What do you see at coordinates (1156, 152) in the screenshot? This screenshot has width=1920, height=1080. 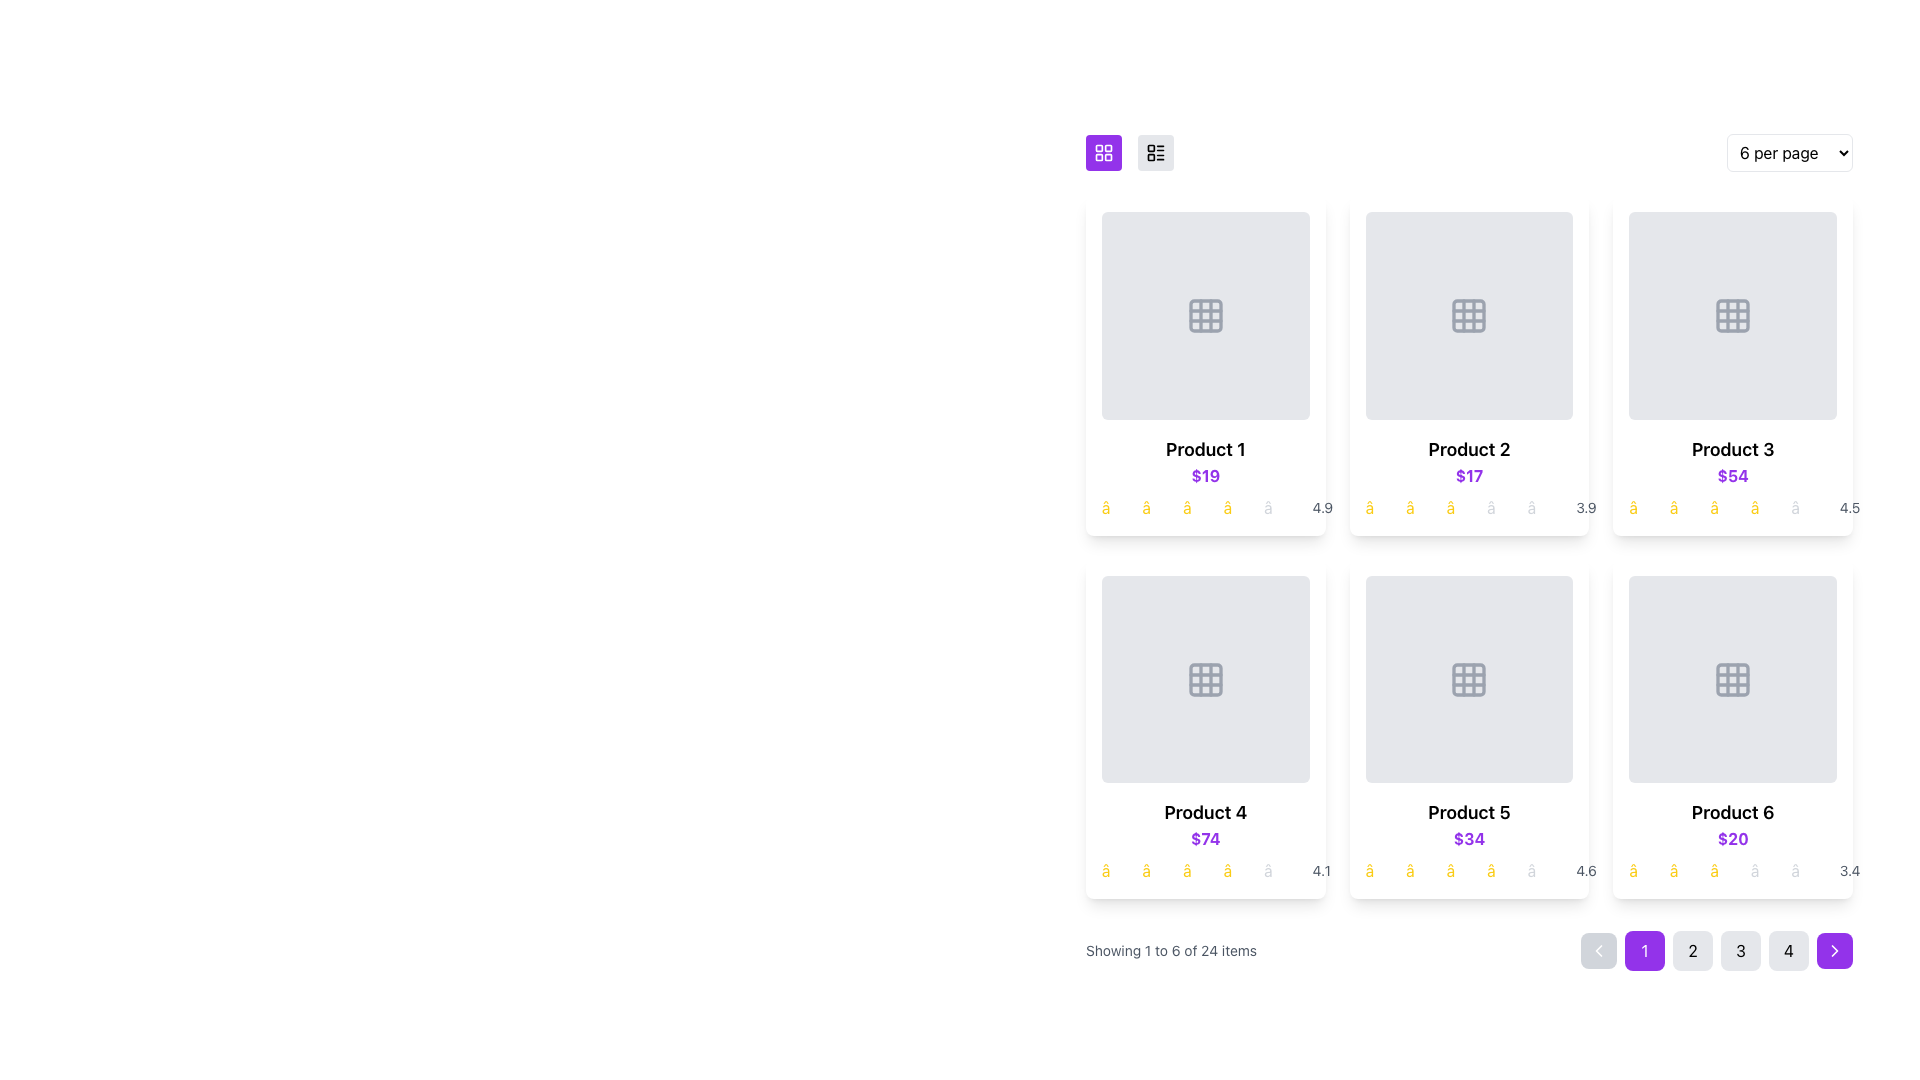 I see `the light gray circular button with a list structure icon` at bounding box center [1156, 152].